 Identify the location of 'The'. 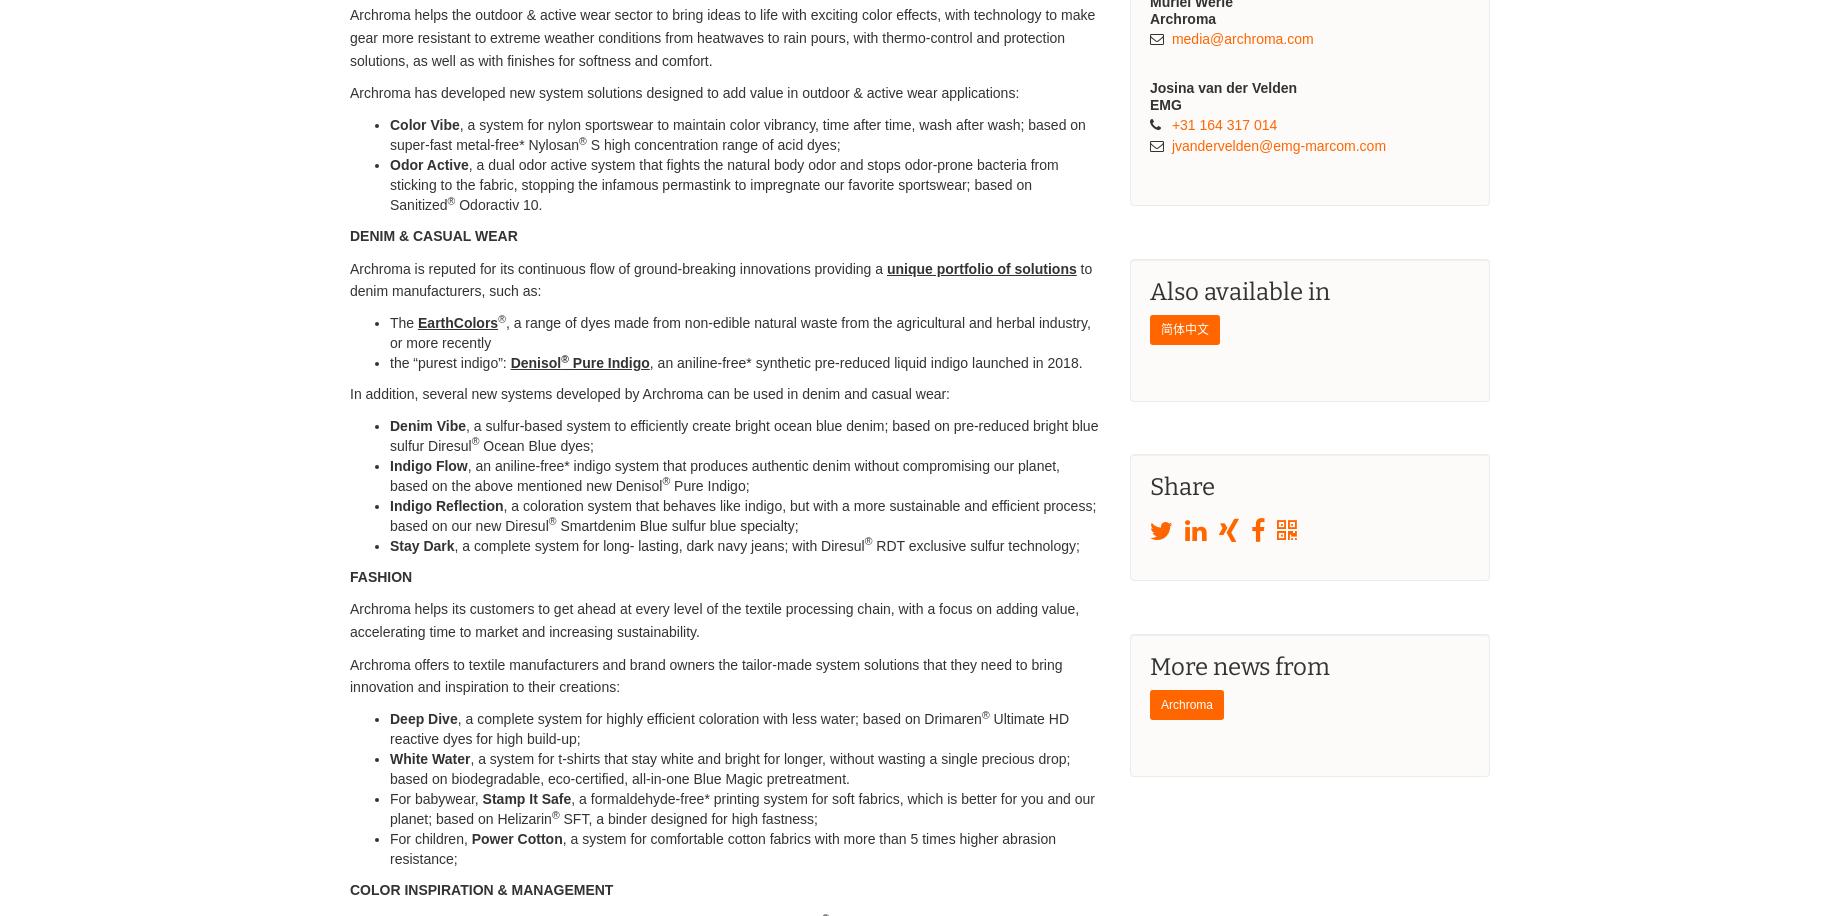
(403, 320).